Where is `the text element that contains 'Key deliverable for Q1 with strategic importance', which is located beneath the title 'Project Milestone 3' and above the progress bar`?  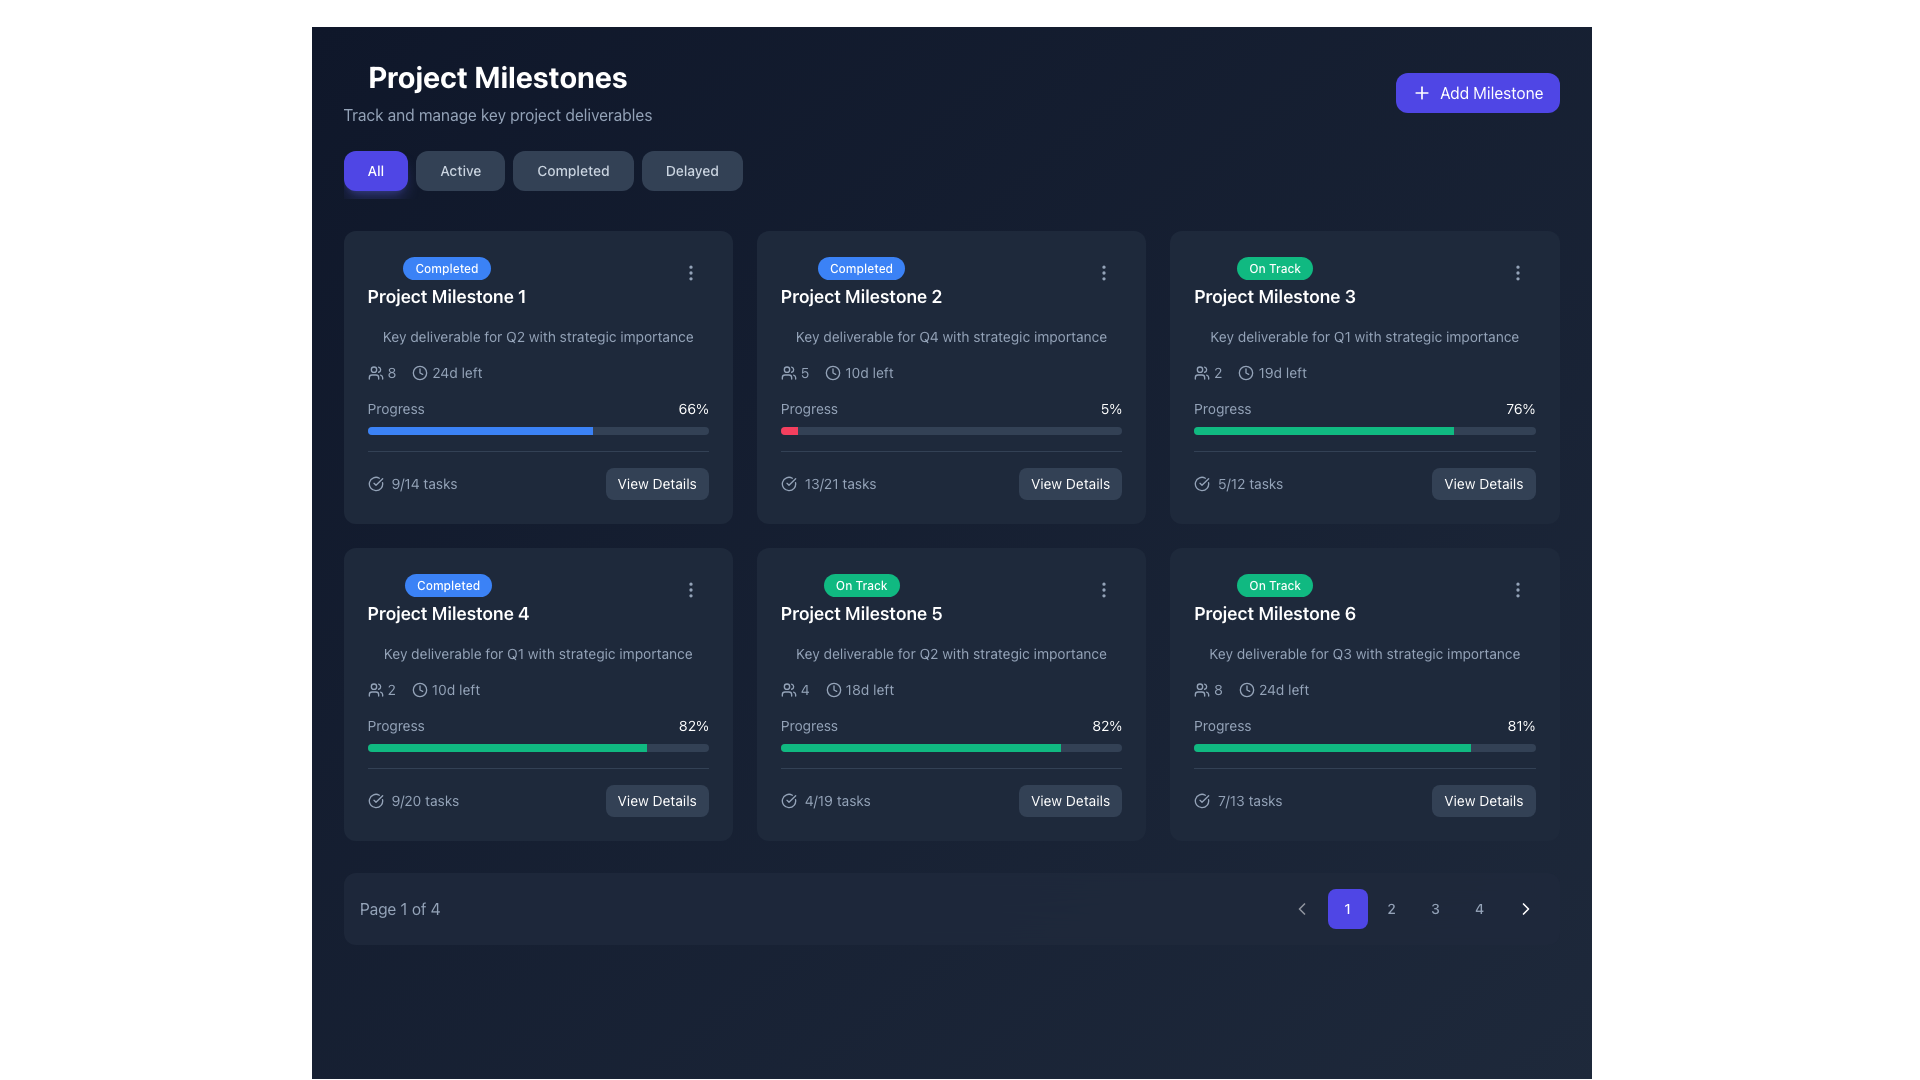 the text element that contains 'Key deliverable for Q1 with strategic importance', which is located beneath the title 'Project Milestone 3' and above the progress bar is located at coordinates (1363, 335).